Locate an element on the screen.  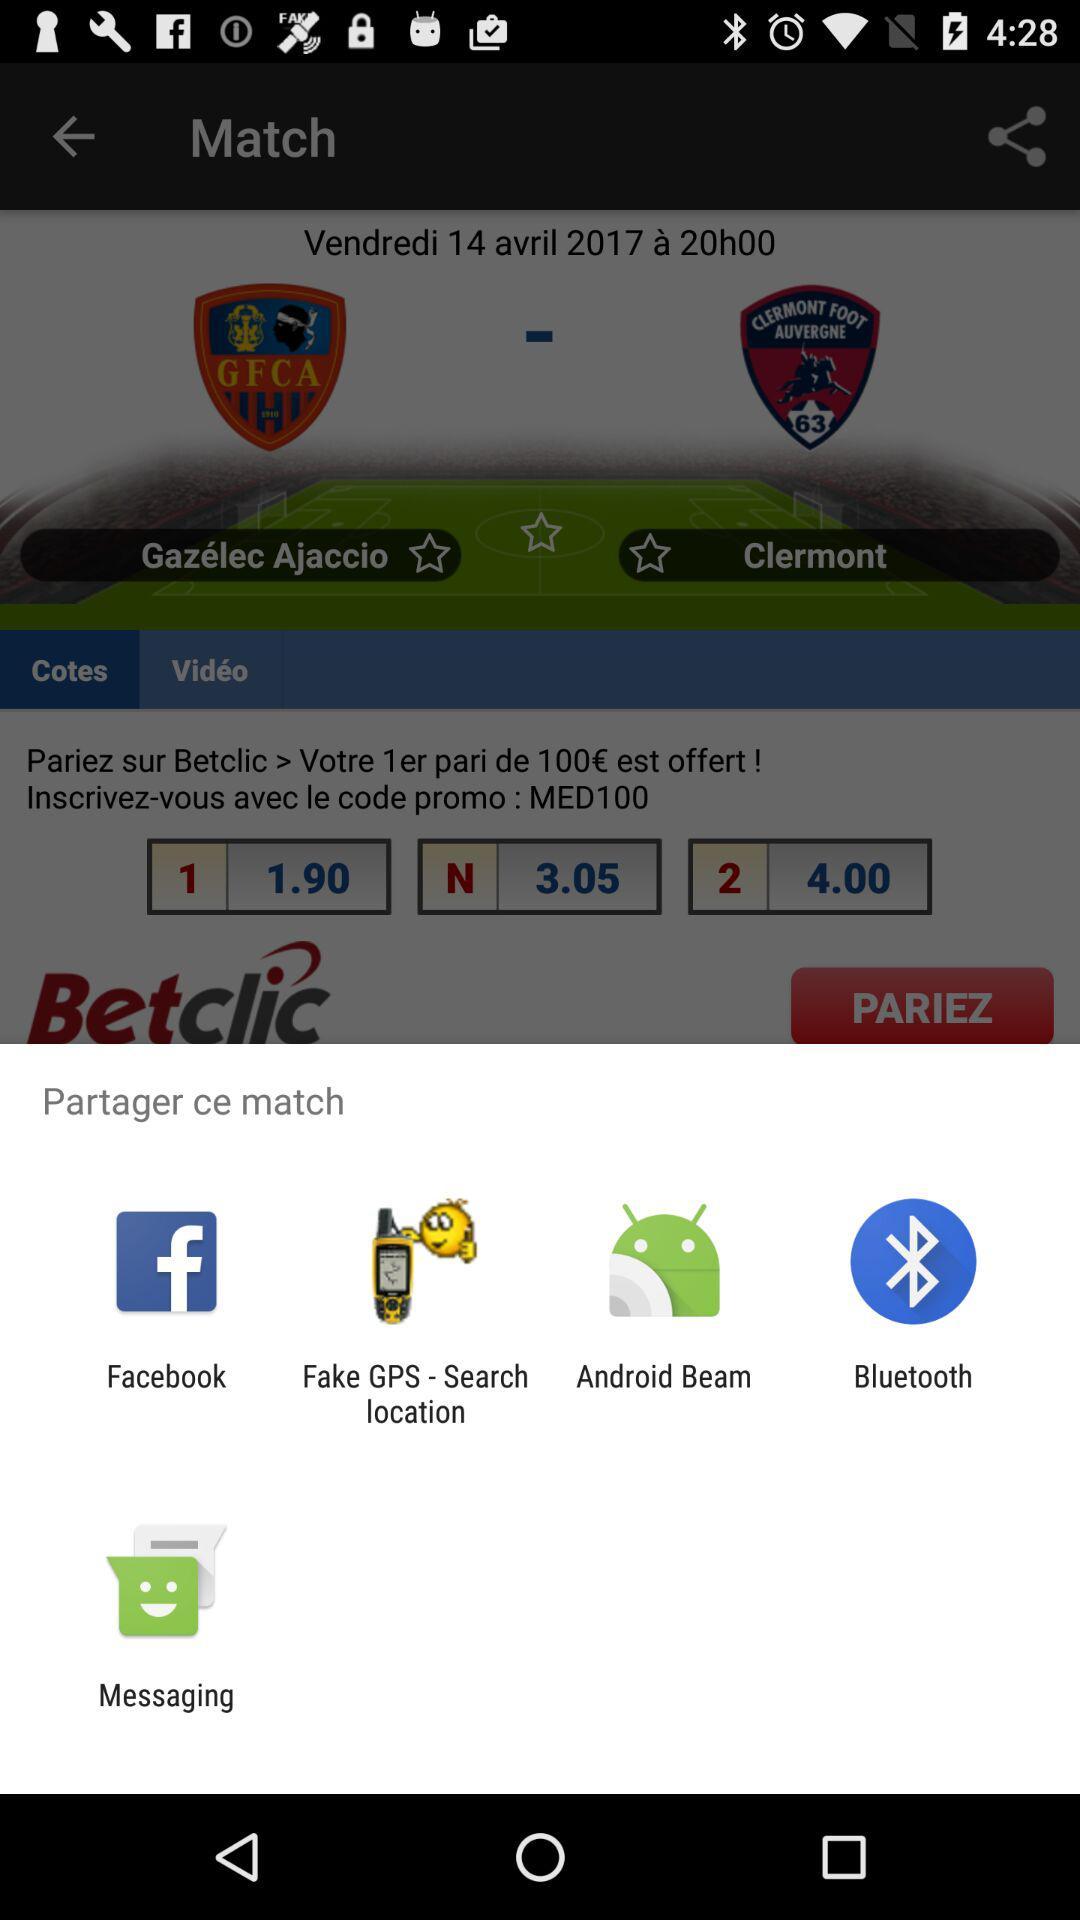
item to the right of facebook item is located at coordinates (414, 1392).